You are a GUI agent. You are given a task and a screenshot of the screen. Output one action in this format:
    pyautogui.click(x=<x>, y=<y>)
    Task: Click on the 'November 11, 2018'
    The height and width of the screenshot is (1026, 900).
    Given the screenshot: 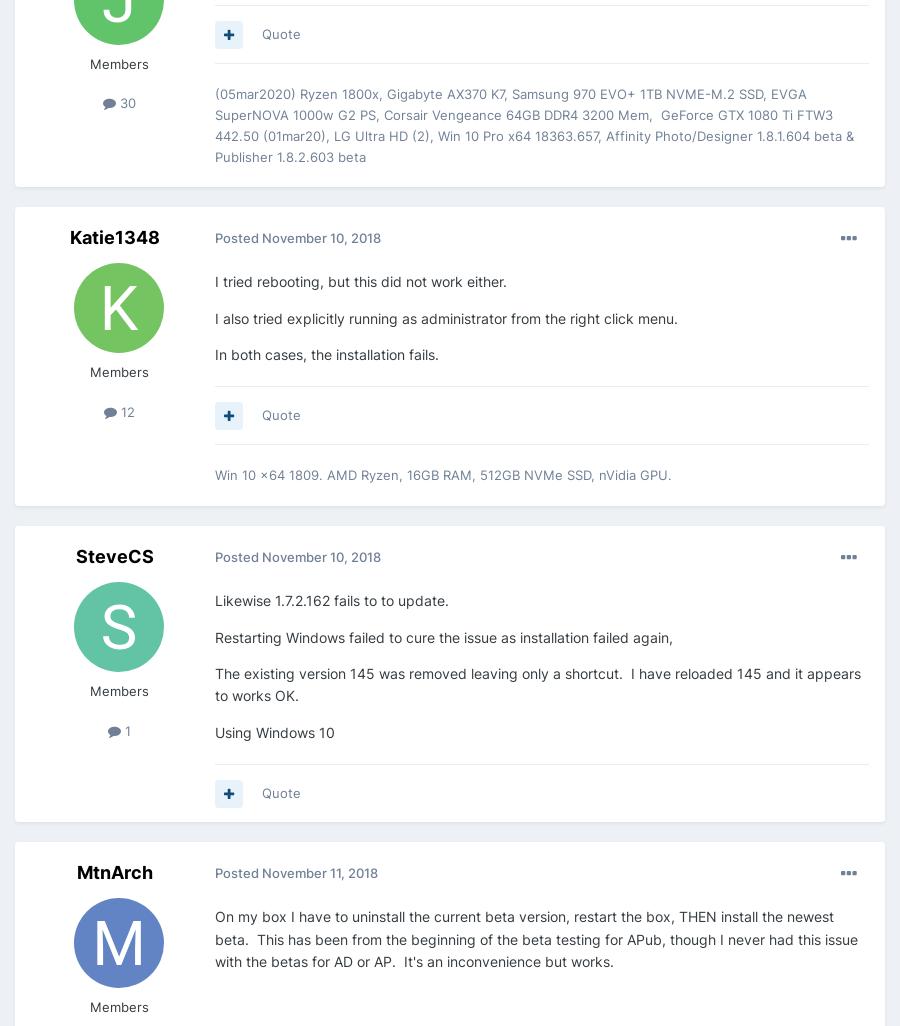 What is the action you would take?
    pyautogui.click(x=260, y=872)
    